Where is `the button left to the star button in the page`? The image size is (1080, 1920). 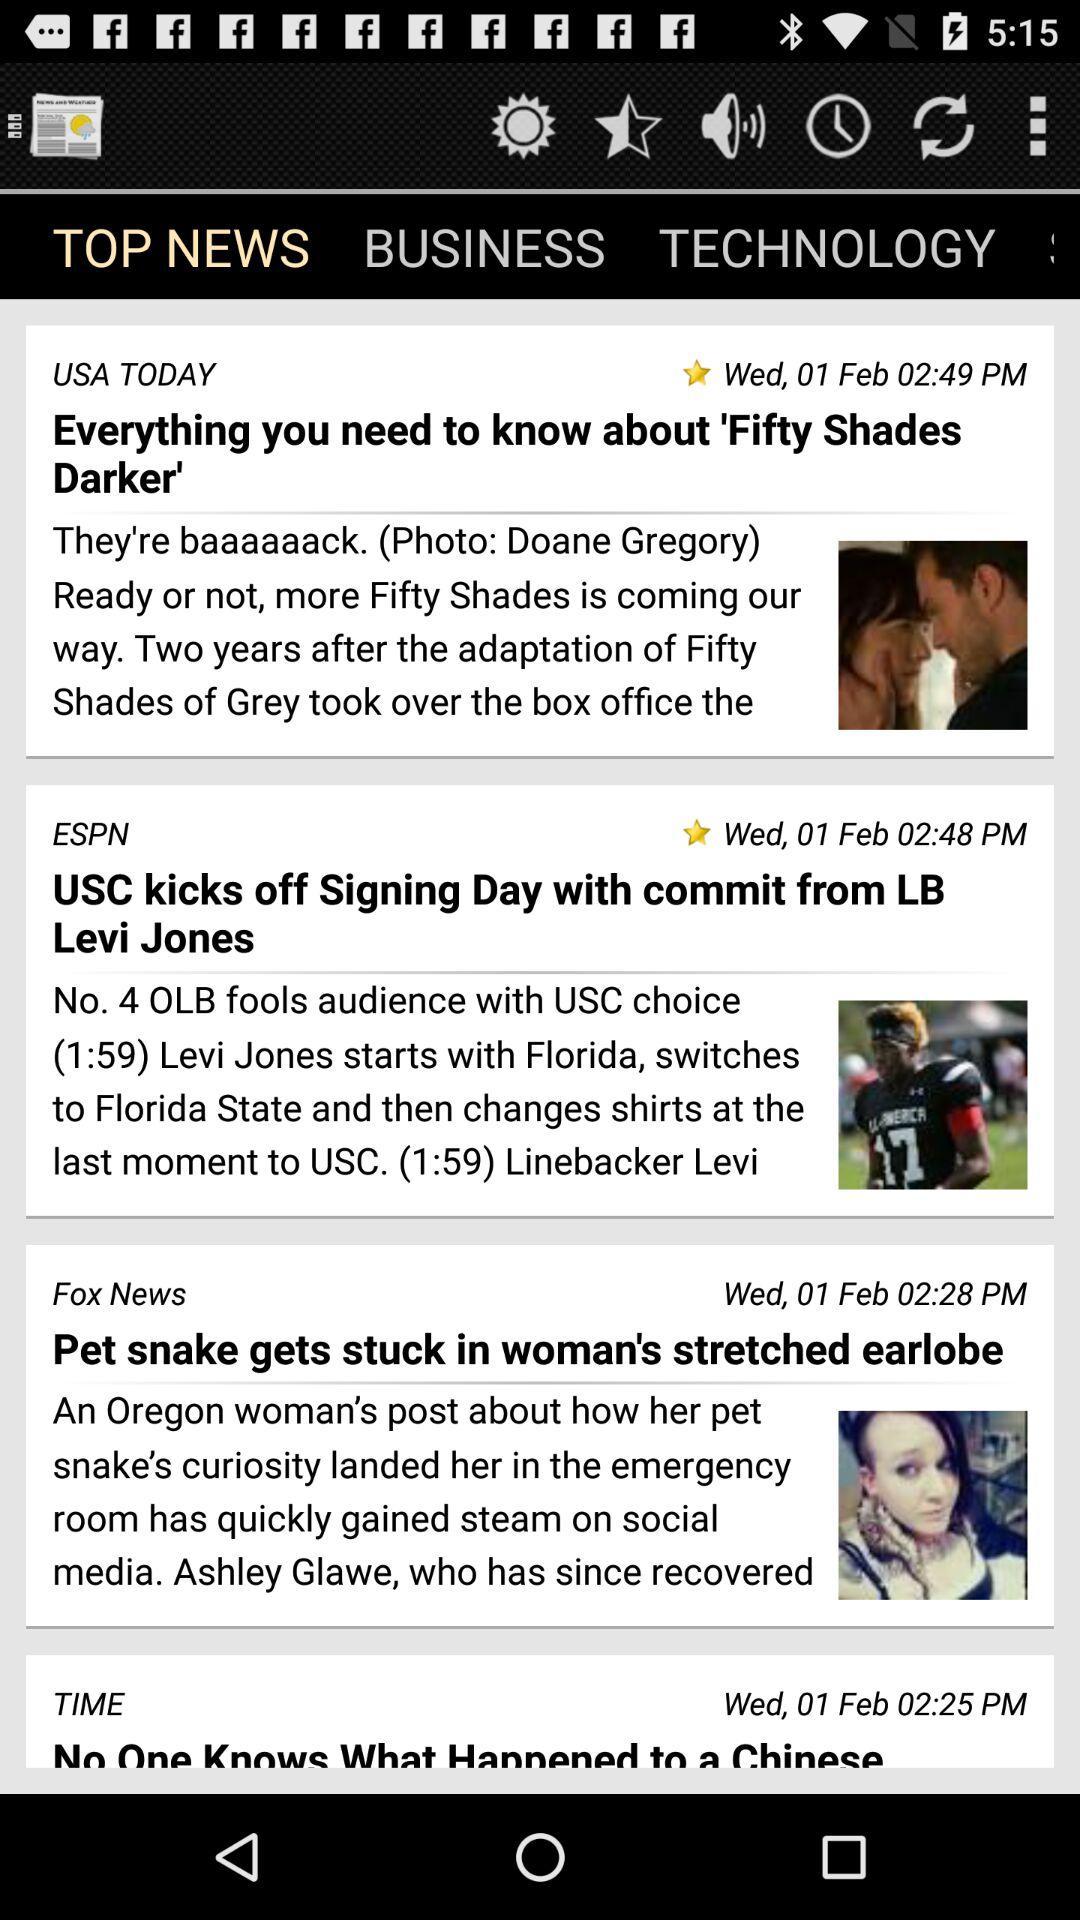 the button left to the star button in the page is located at coordinates (522, 125).